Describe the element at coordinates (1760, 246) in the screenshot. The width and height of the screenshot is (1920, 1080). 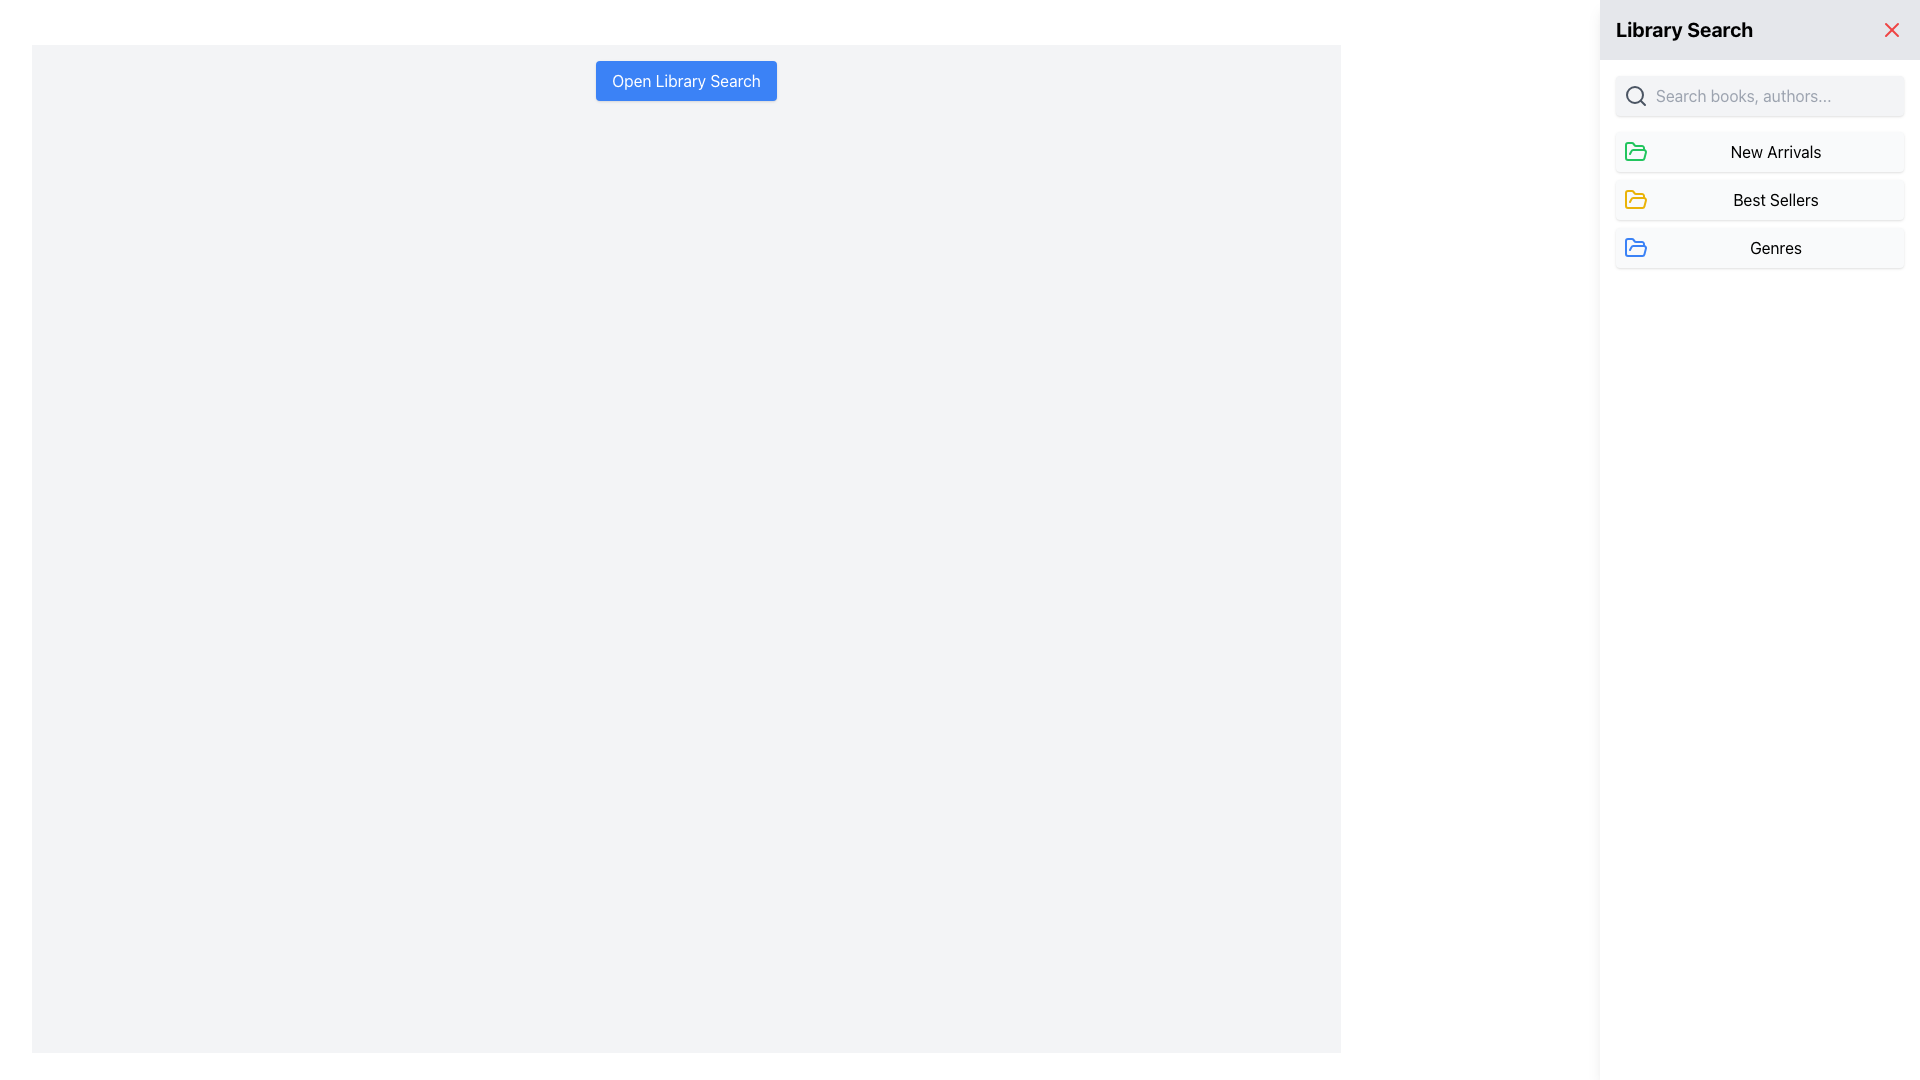
I see `the 'Genres' button located in the right sidebar below the 'Best Sellers' button in the 'Library Search' section` at that location.